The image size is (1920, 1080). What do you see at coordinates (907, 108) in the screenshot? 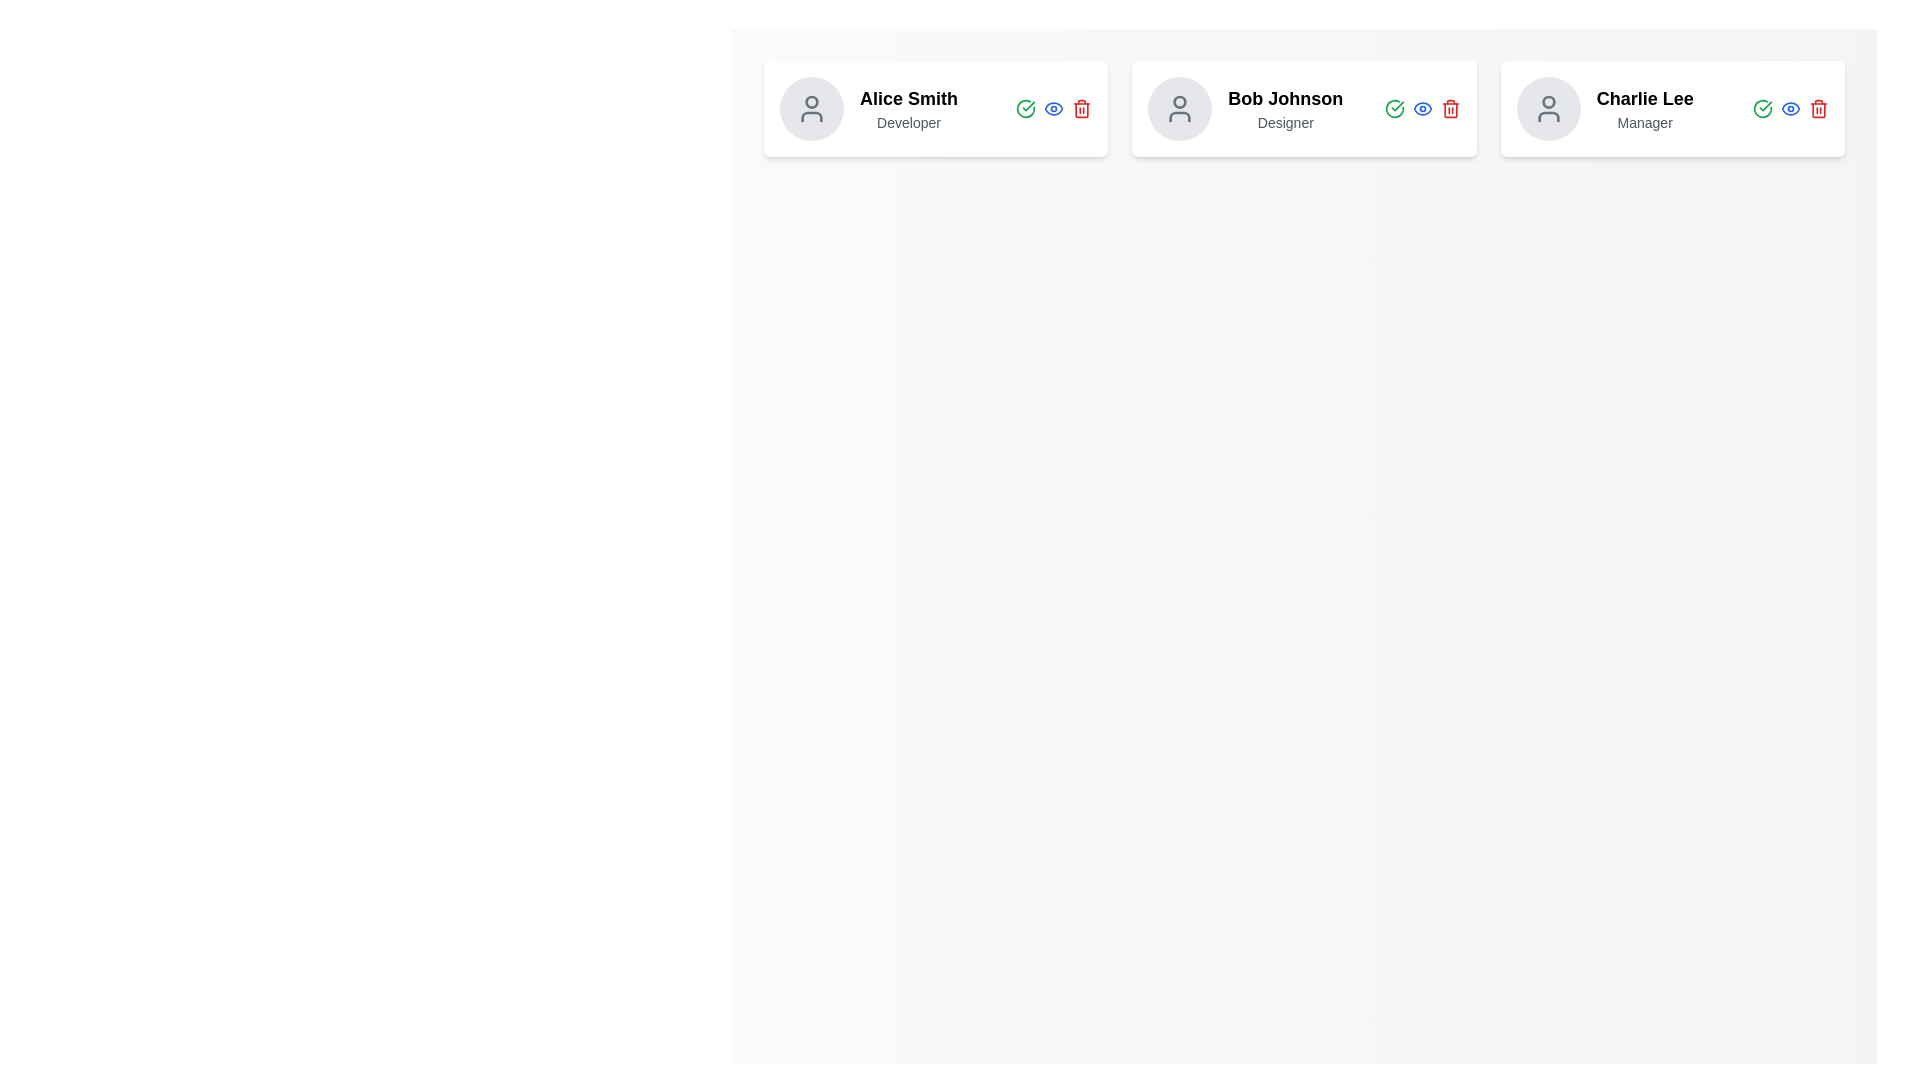
I see `displayed text from the Text display element that shows an individual's name and title, positioned at the top-left of the interface` at bounding box center [907, 108].